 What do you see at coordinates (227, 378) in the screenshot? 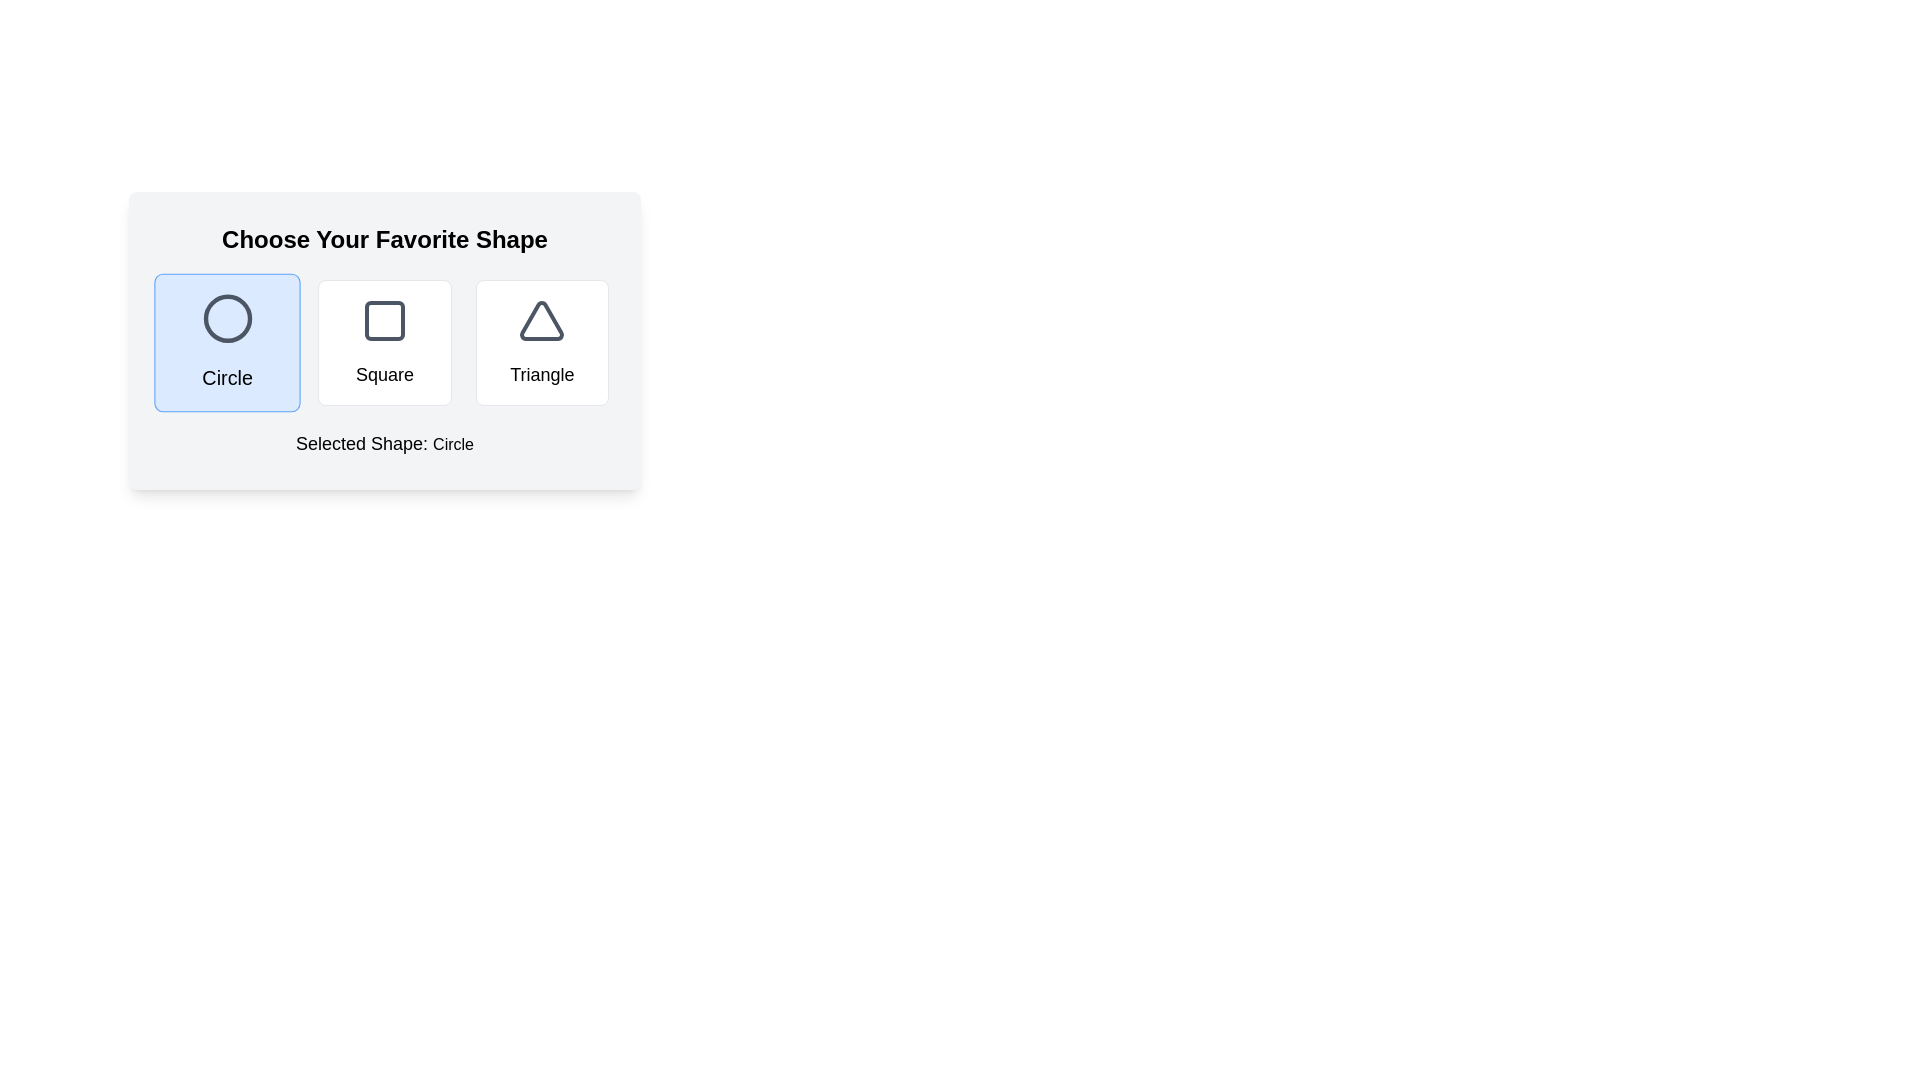
I see `text of the text label displaying 'Circle', which is styled in bold and medium-sized font and located below a circular icon` at bounding box center [227, 378].